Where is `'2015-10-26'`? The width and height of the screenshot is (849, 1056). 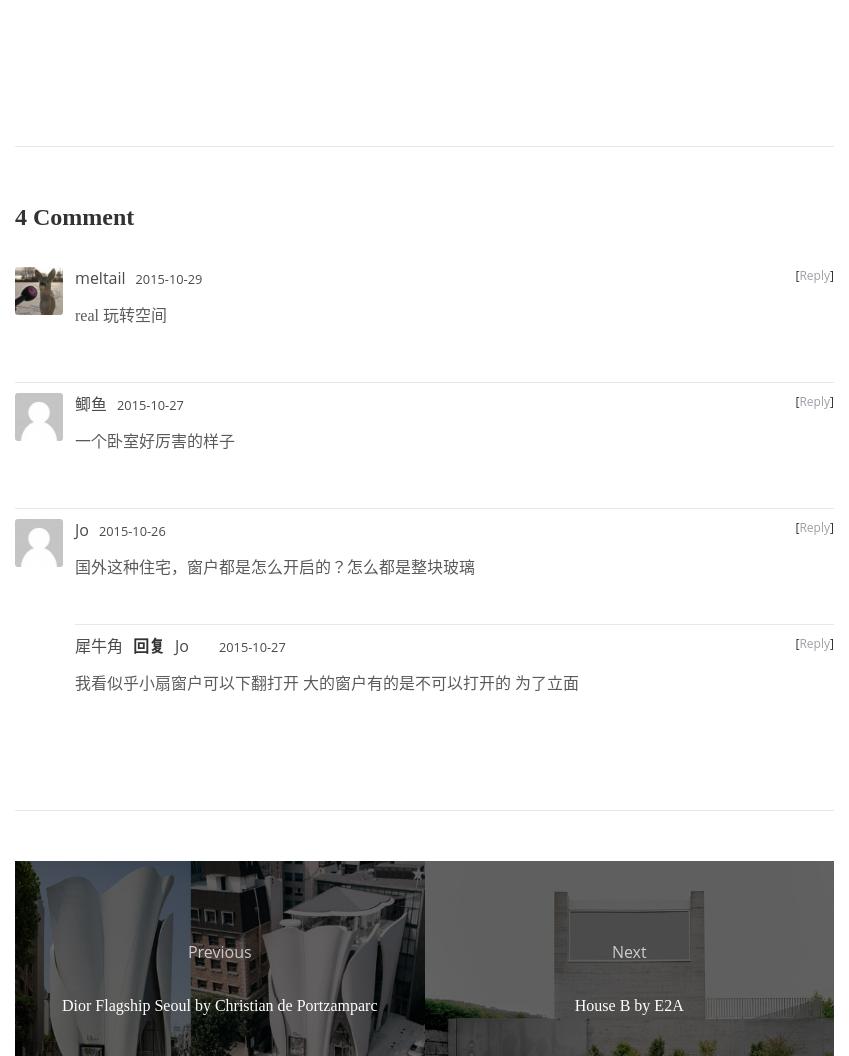 '2015-10-26' is located at coordinates (130, 530).